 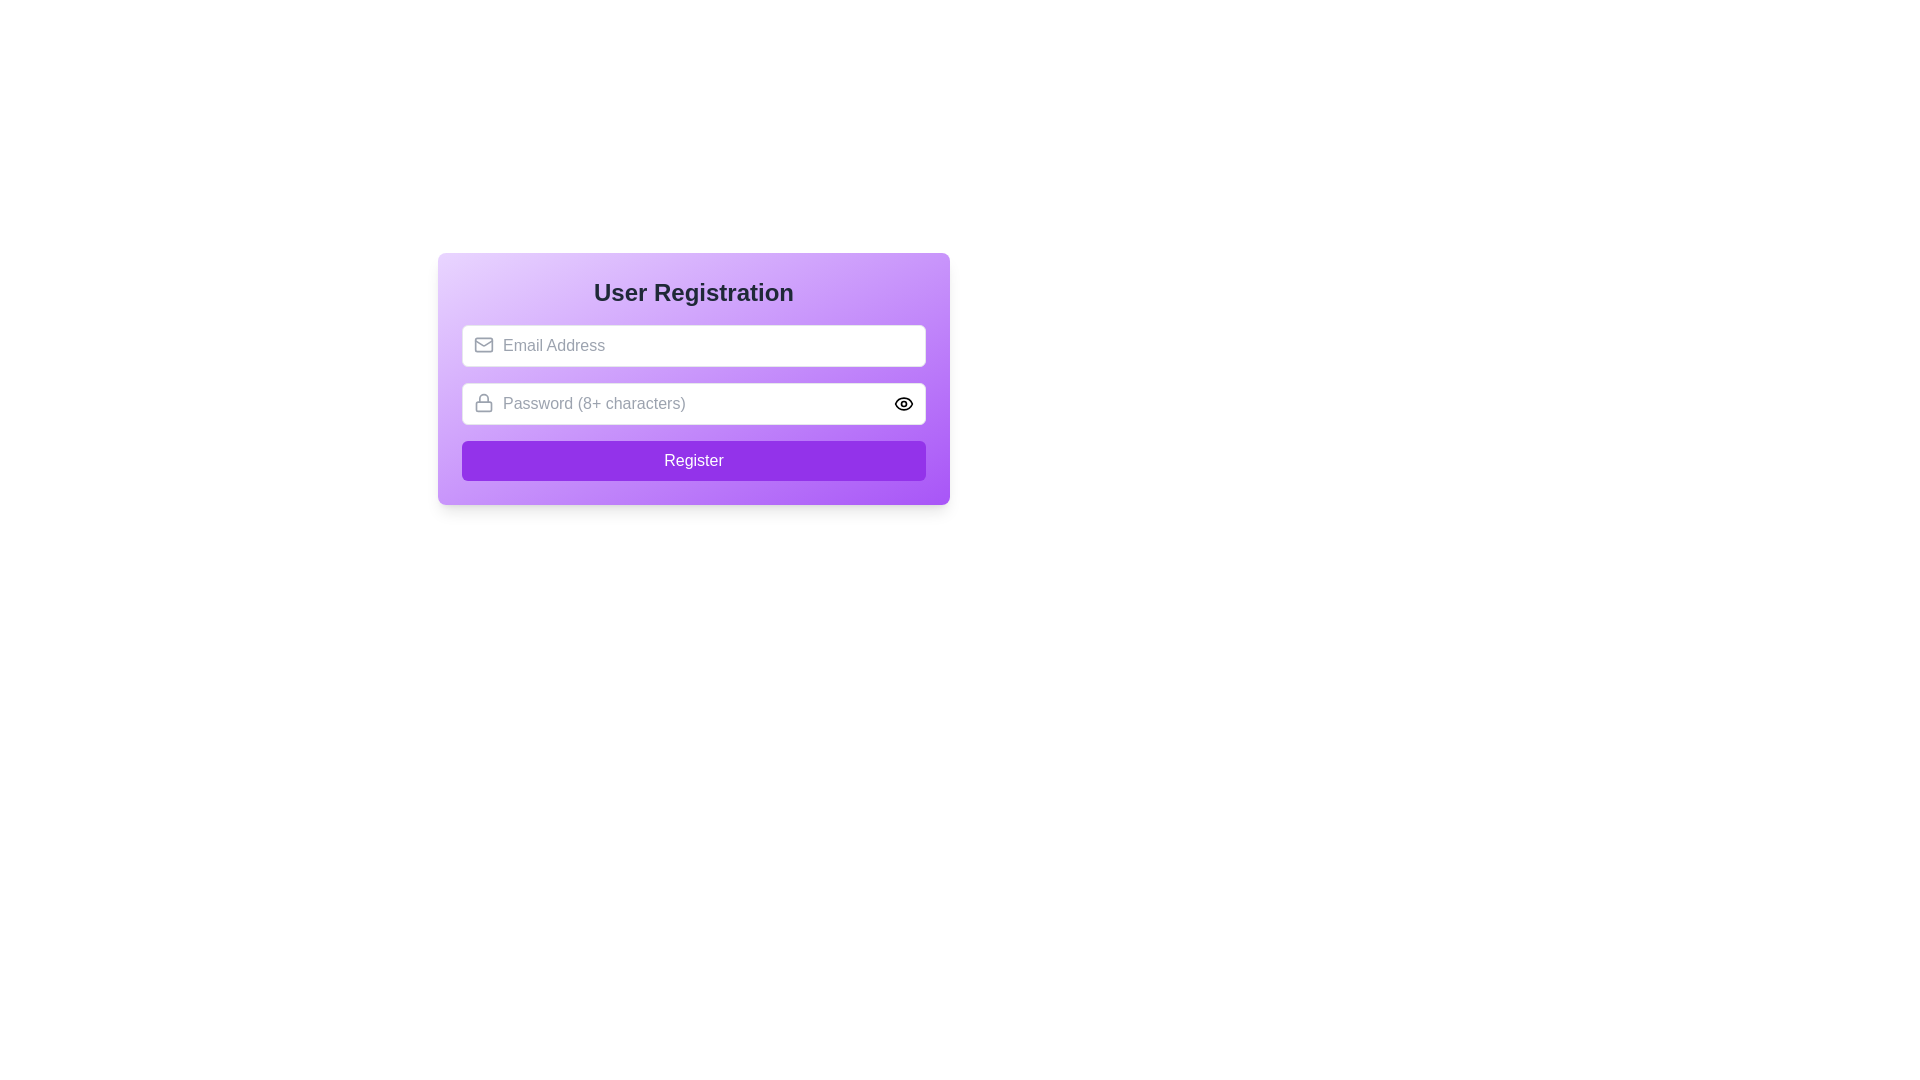 I want to click on the 'Register' button, which is a rectangular button with a purple background and white text, so click(x=694, y=461).